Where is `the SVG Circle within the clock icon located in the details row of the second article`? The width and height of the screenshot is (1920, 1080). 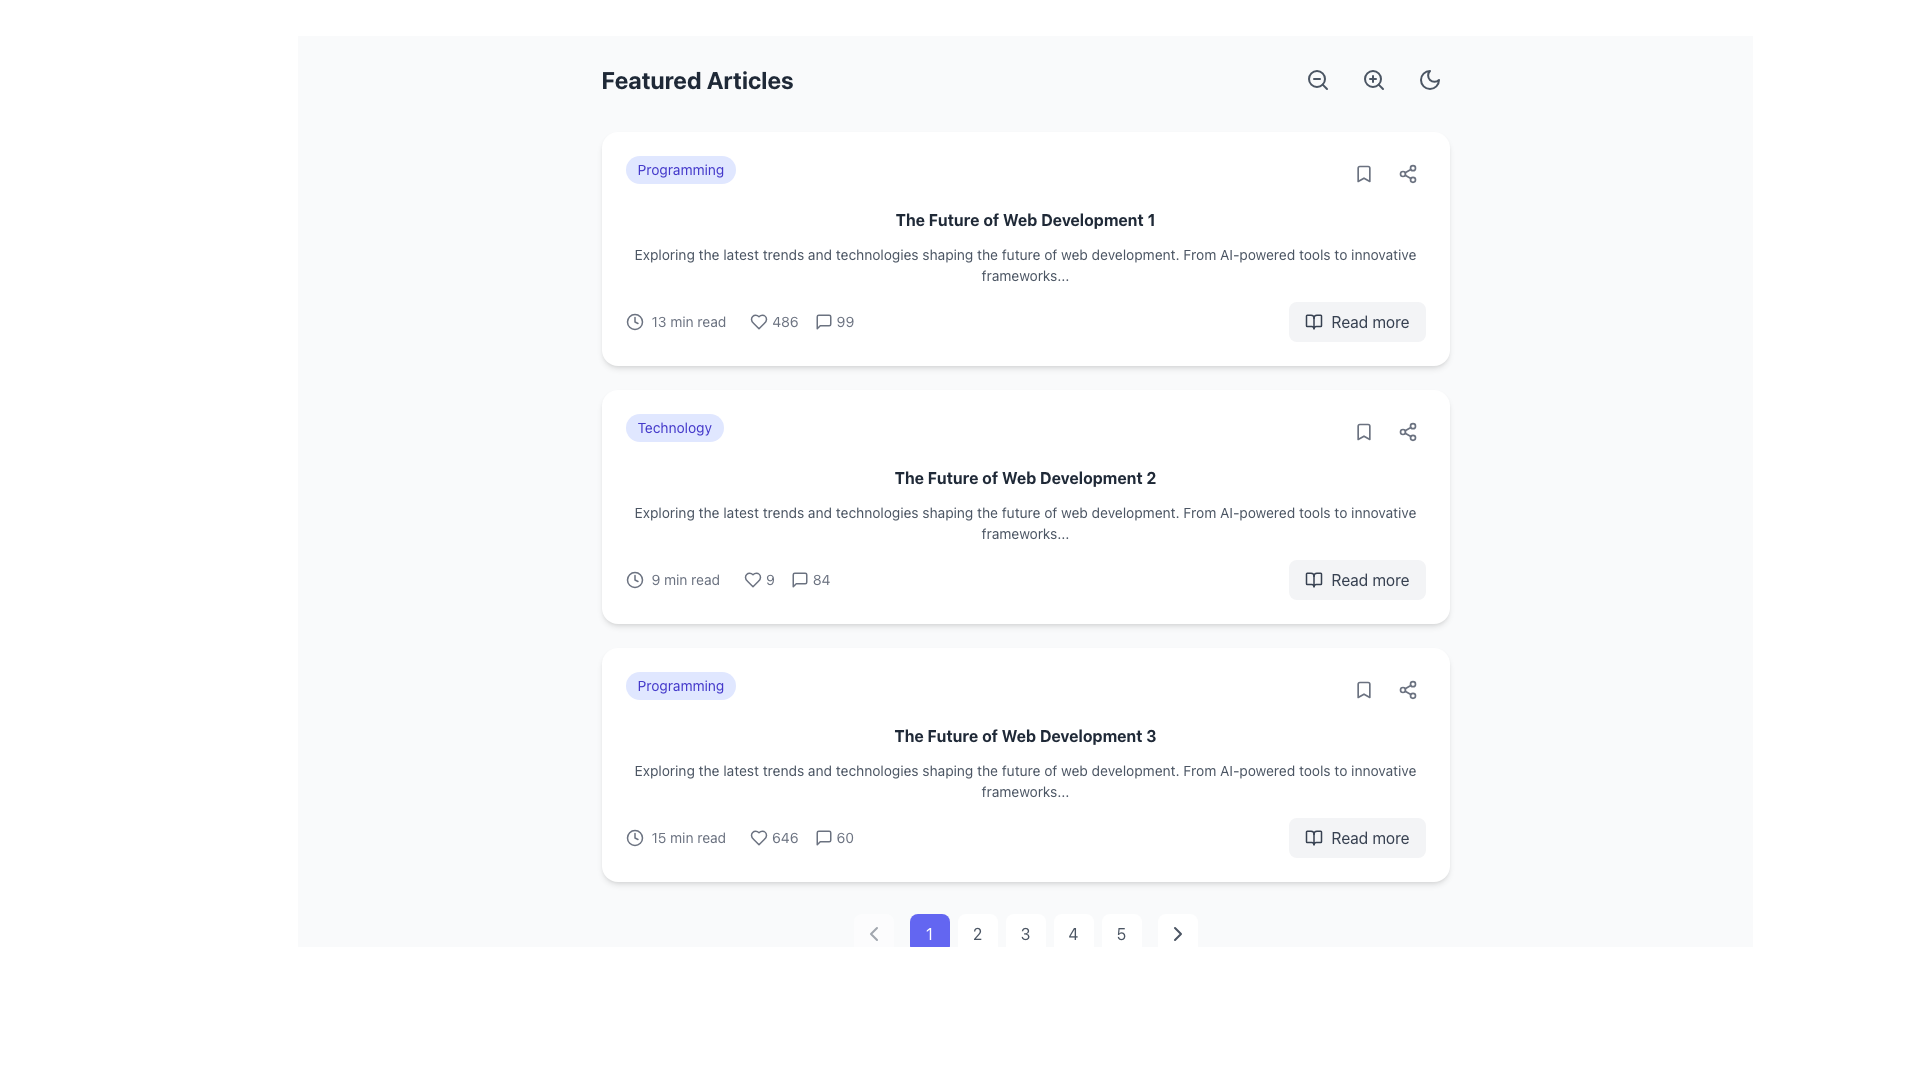
the SVG Circle within the clock icon located in the details row of the second article is located at coordinates (633, 579).